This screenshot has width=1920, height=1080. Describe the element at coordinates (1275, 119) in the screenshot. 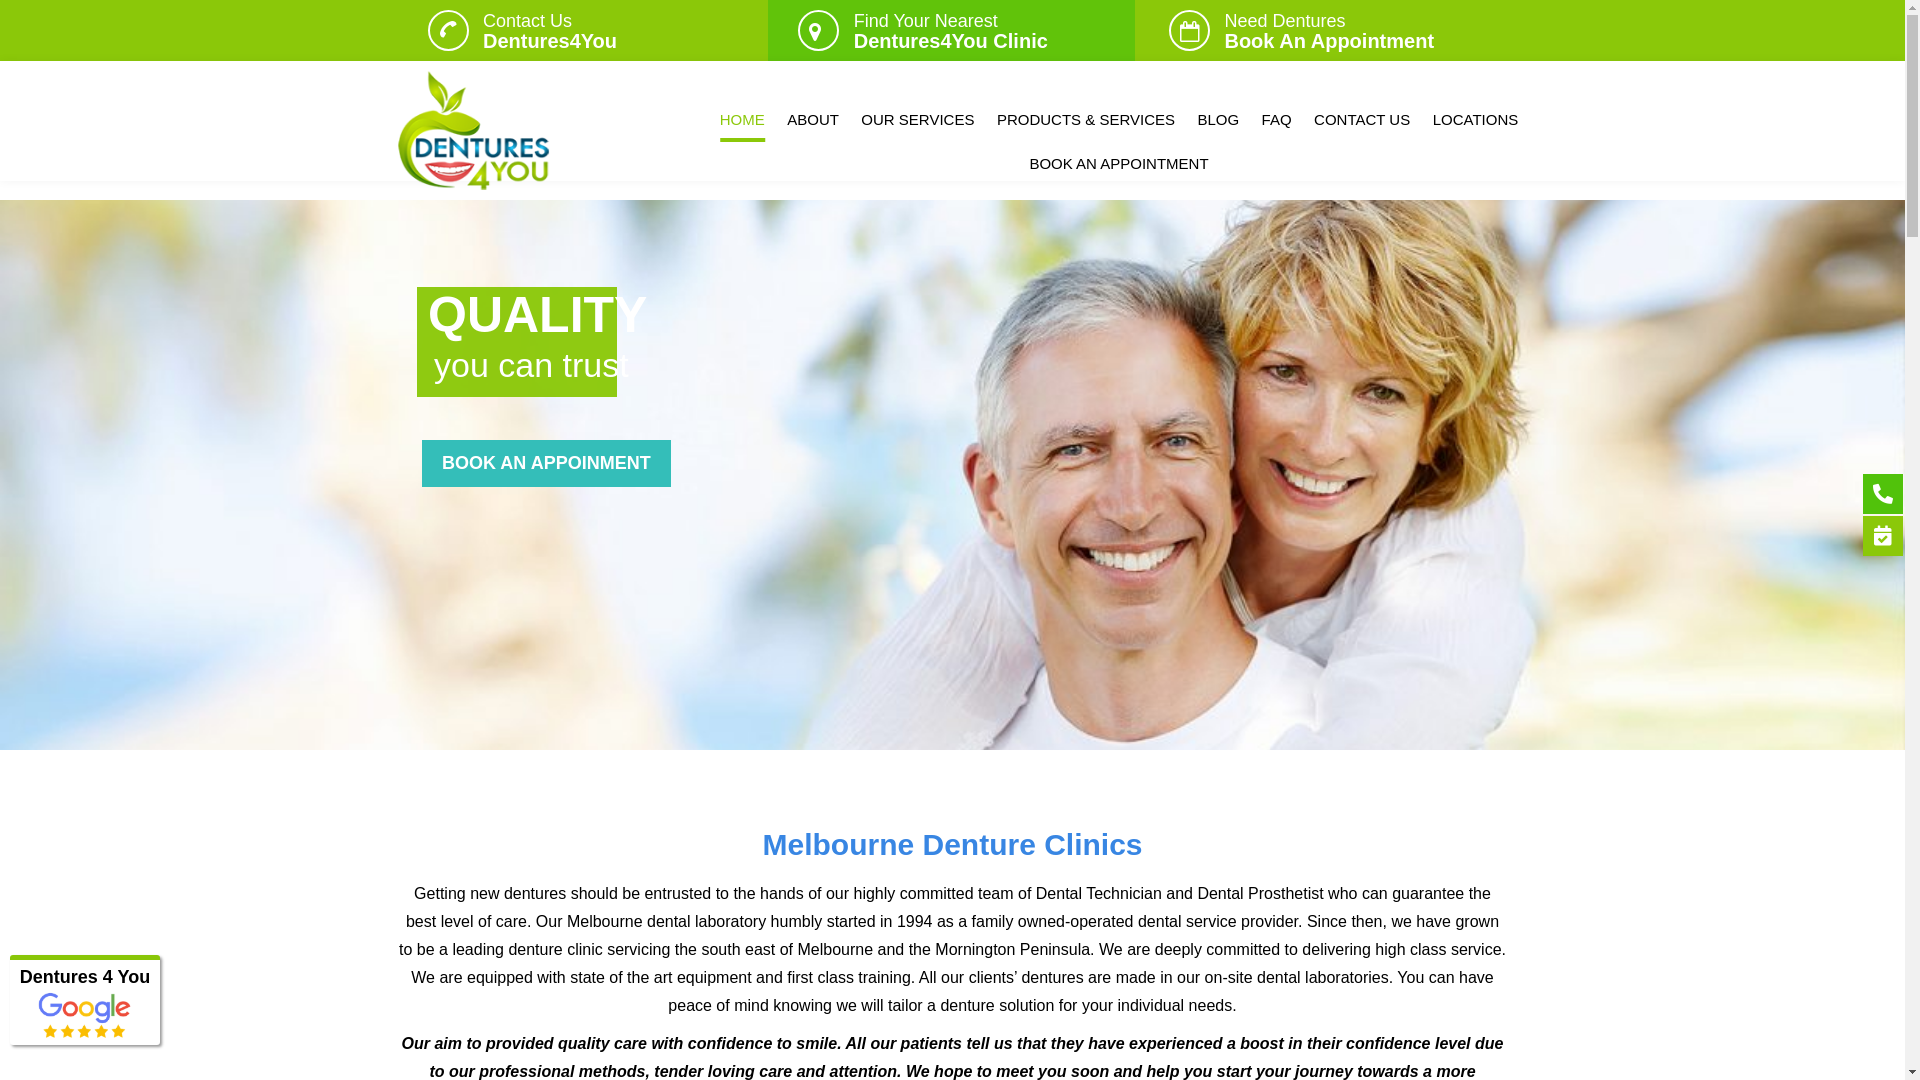

I see `'FAQ'` at that location.